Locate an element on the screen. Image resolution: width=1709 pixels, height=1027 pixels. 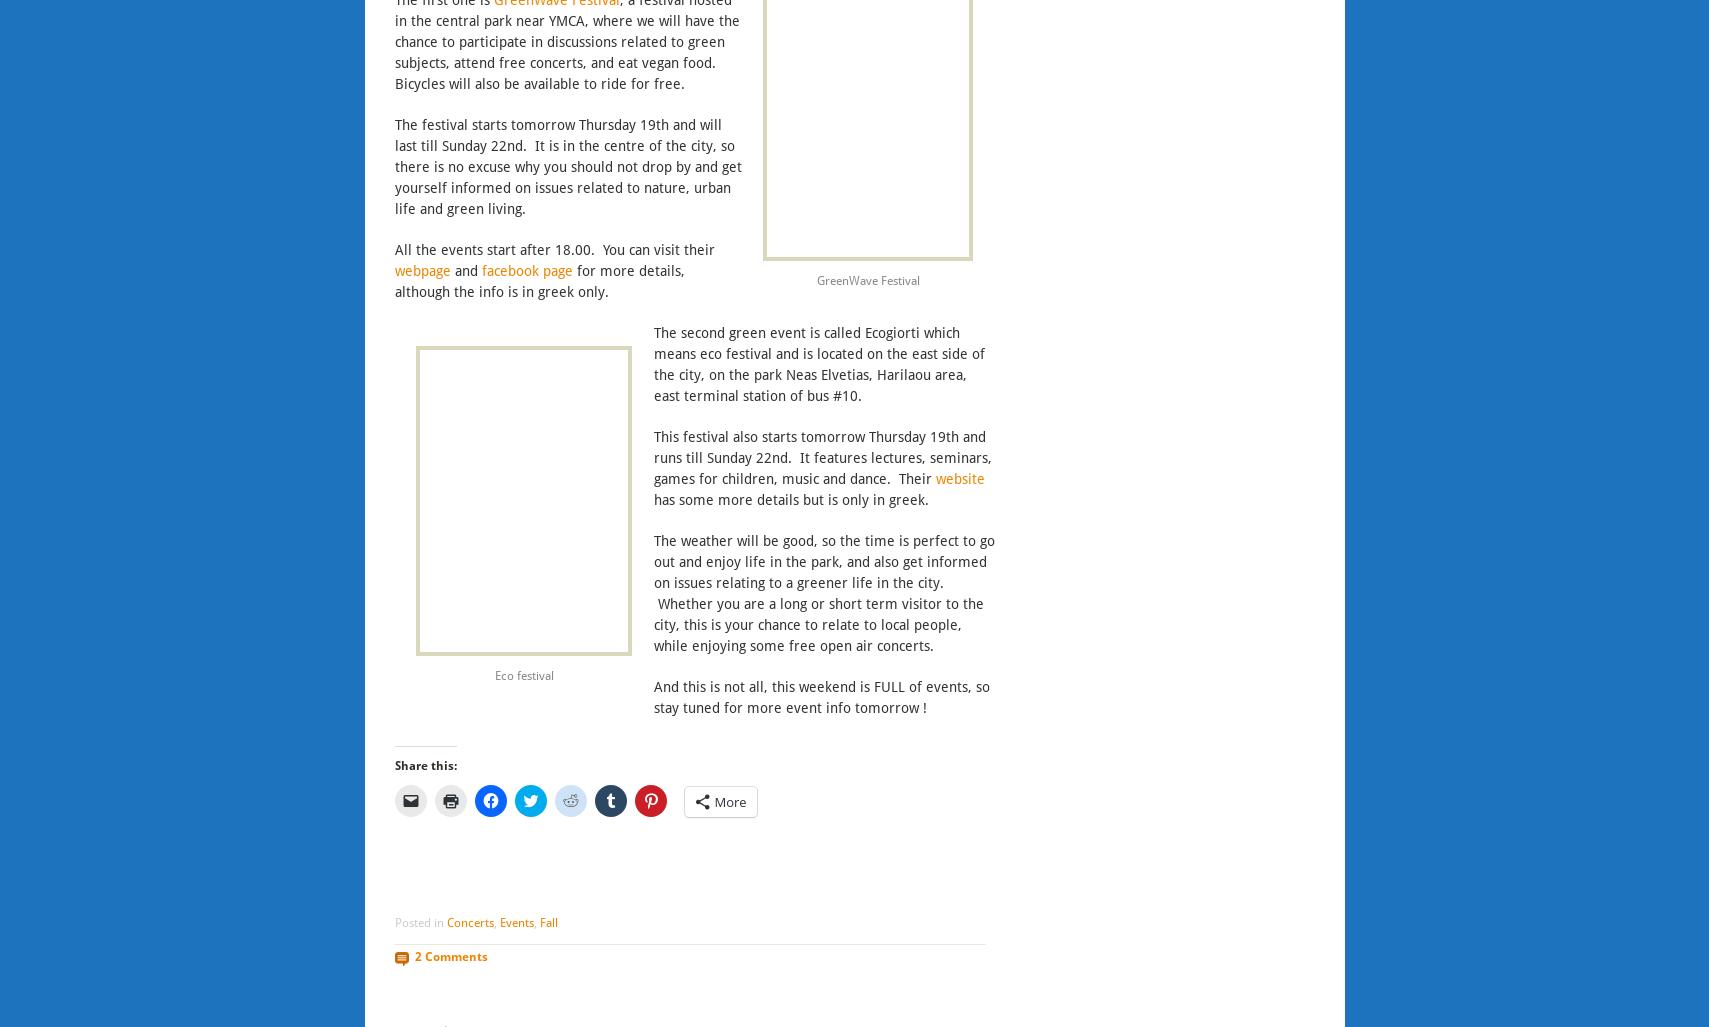
'for more details, although the info is in greek only.' is located at coordinates (392, 280).